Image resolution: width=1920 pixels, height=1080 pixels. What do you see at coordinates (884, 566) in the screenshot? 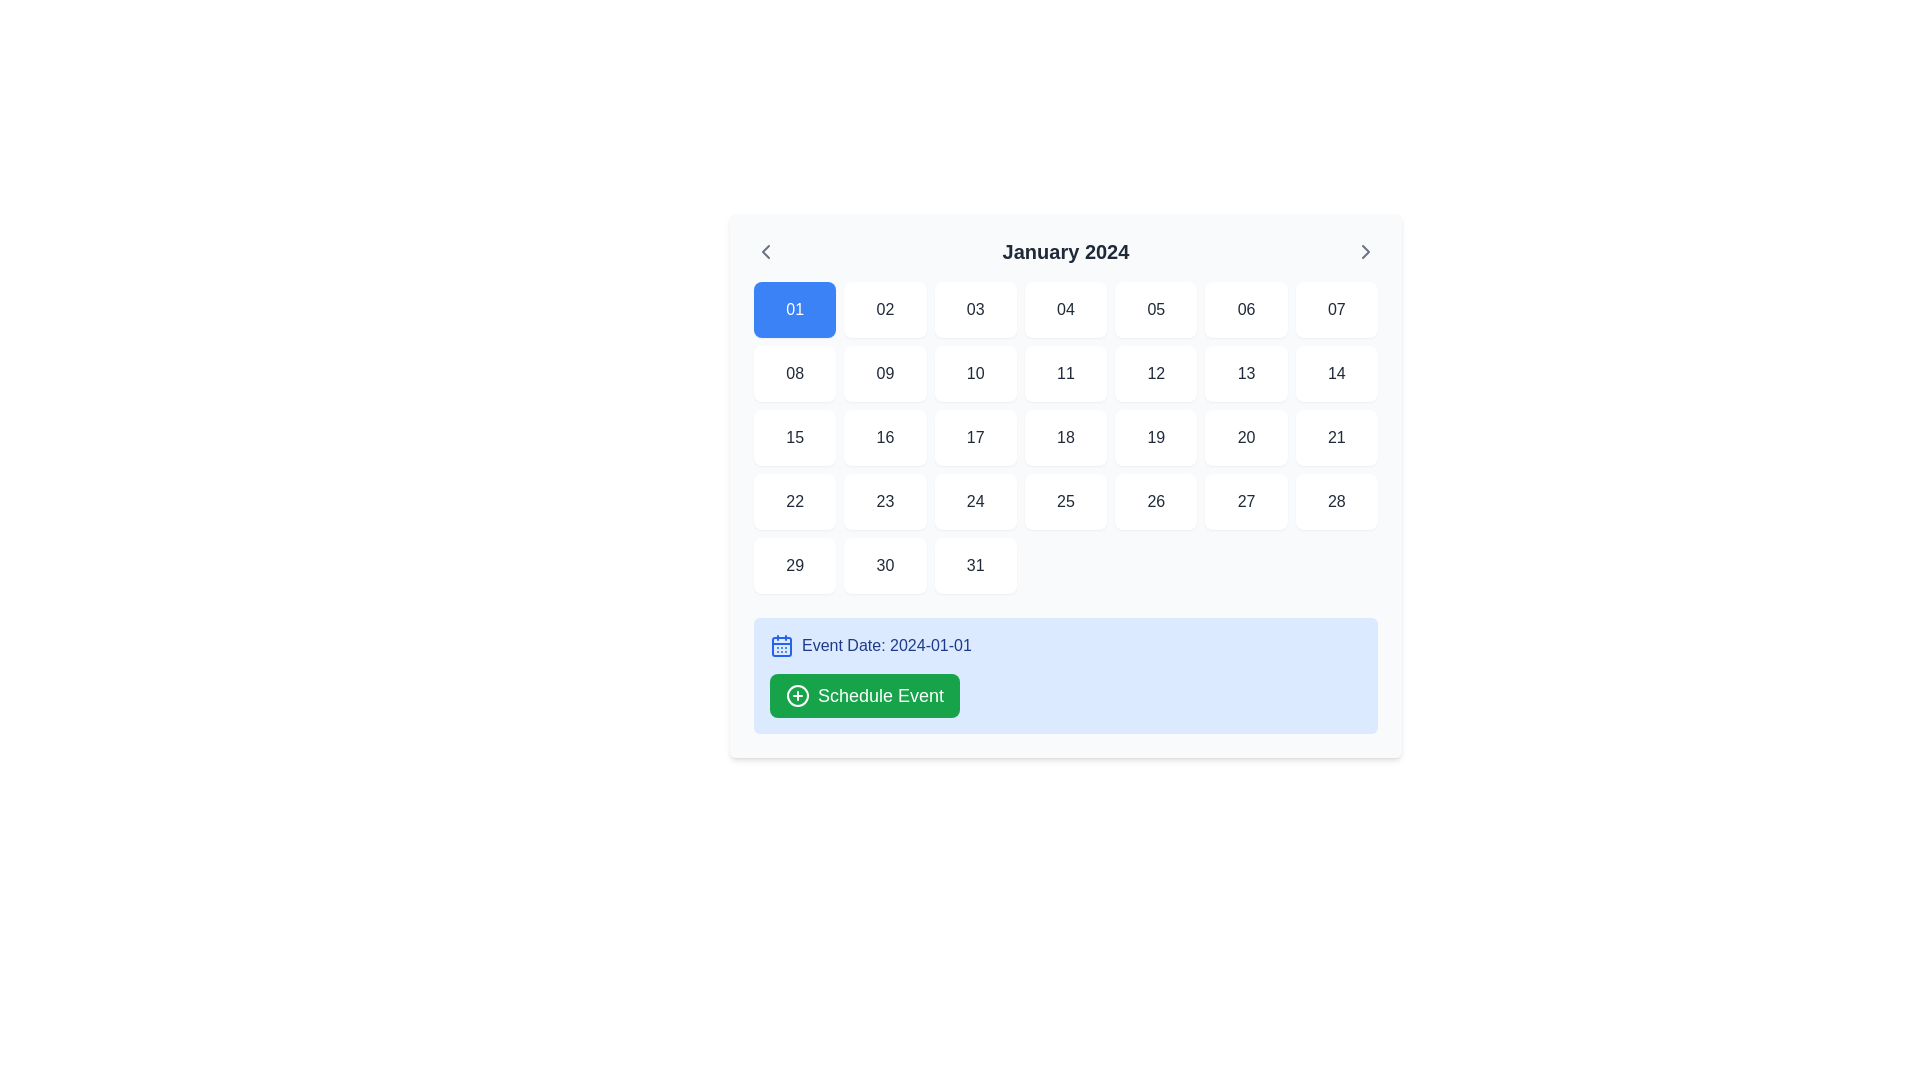
I see `the button displaying '30' in the sixth row and second column of the calendar grid` at bounding box center [884, 566].